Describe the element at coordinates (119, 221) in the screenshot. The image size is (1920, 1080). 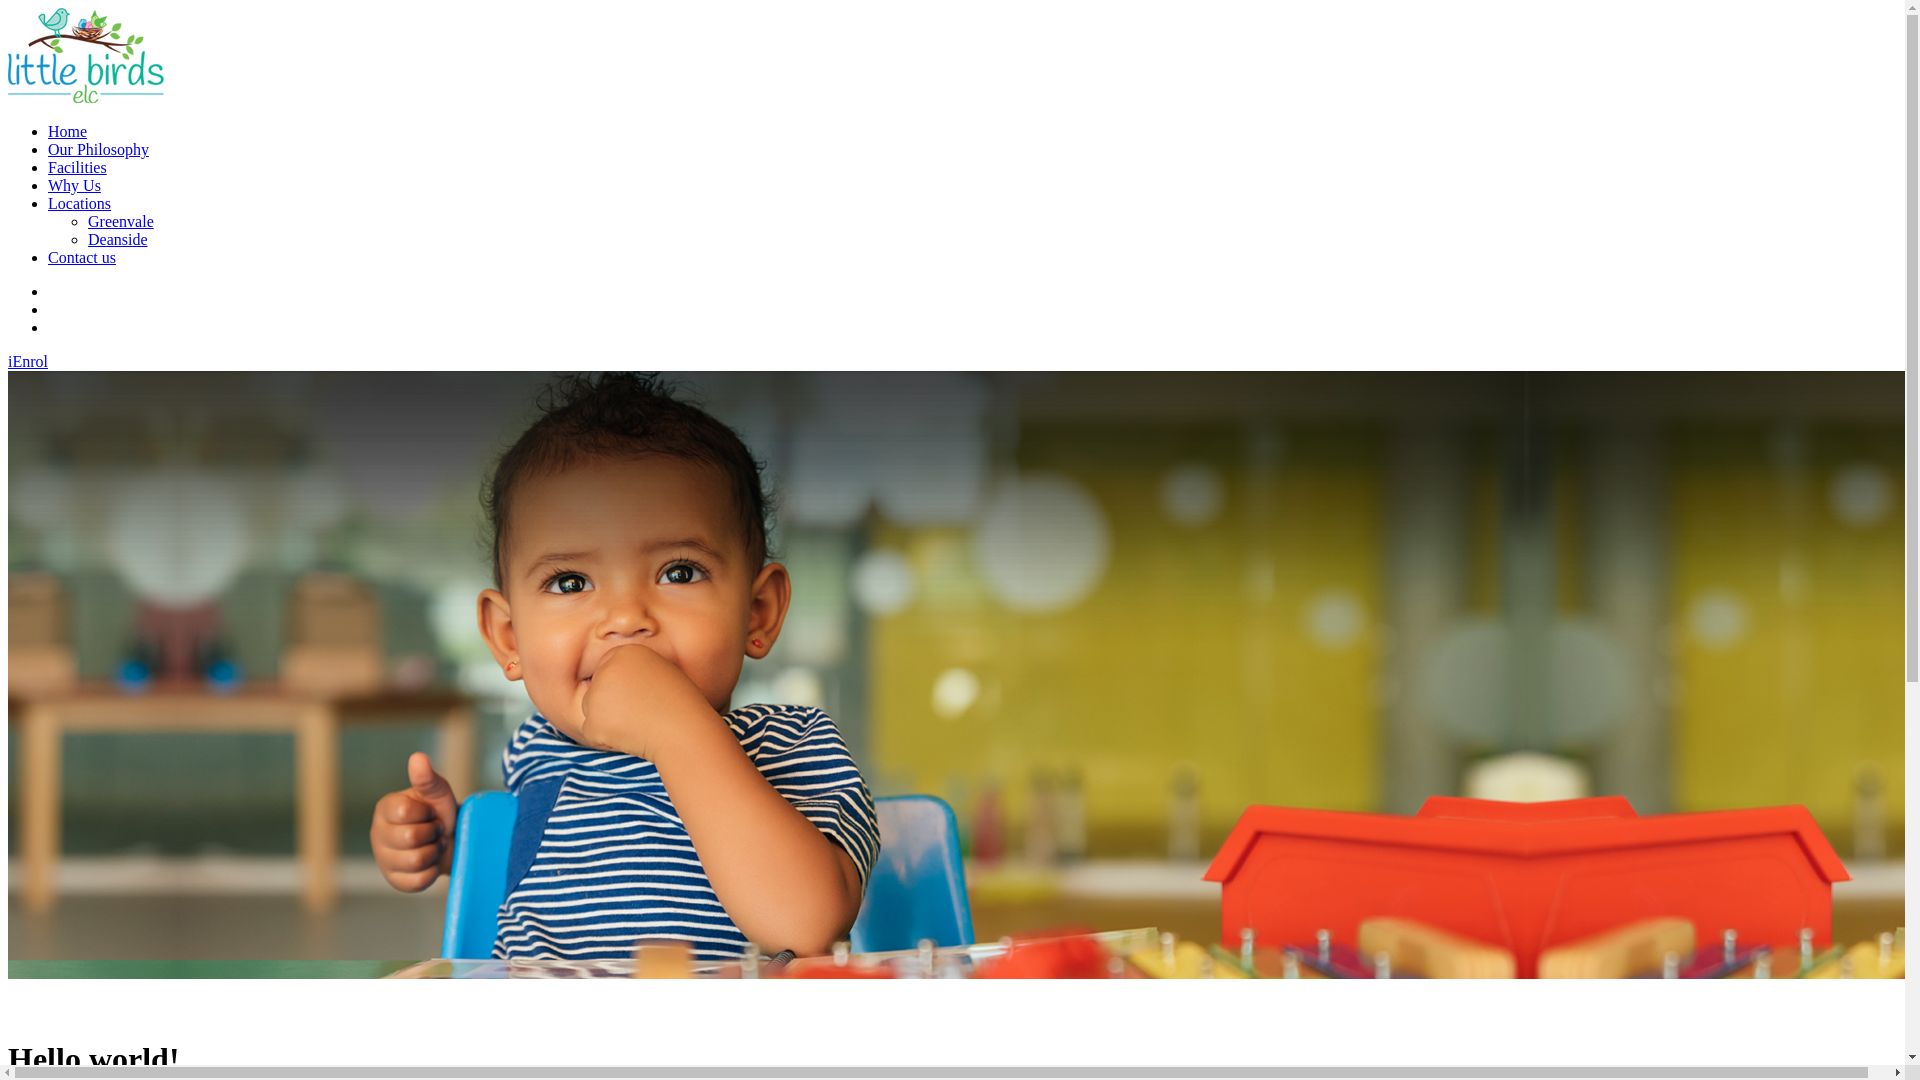
I see `'Greenvale'` at that location.